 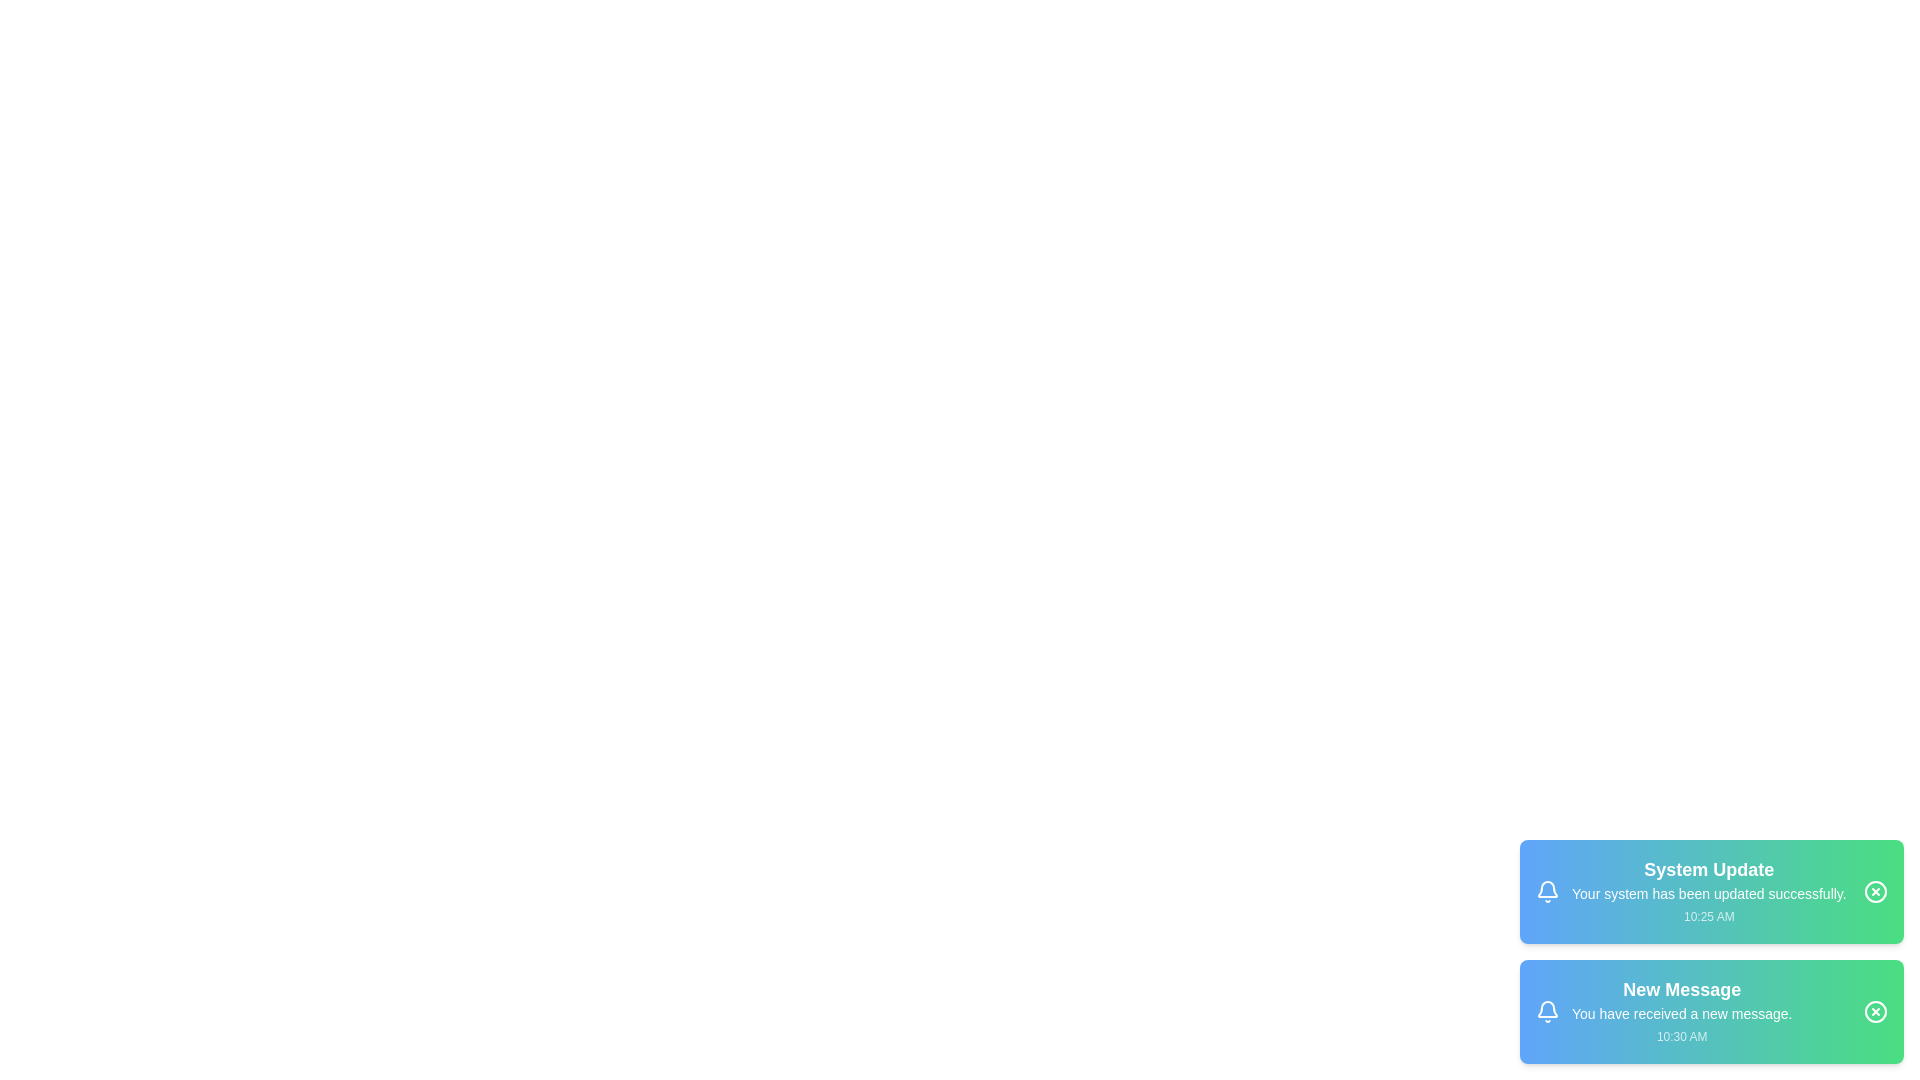 What do you see at coordinates (1547, 890) in the screenshot?
I see `the notification icon to visually identify it` at bounding box center [1547, 890].